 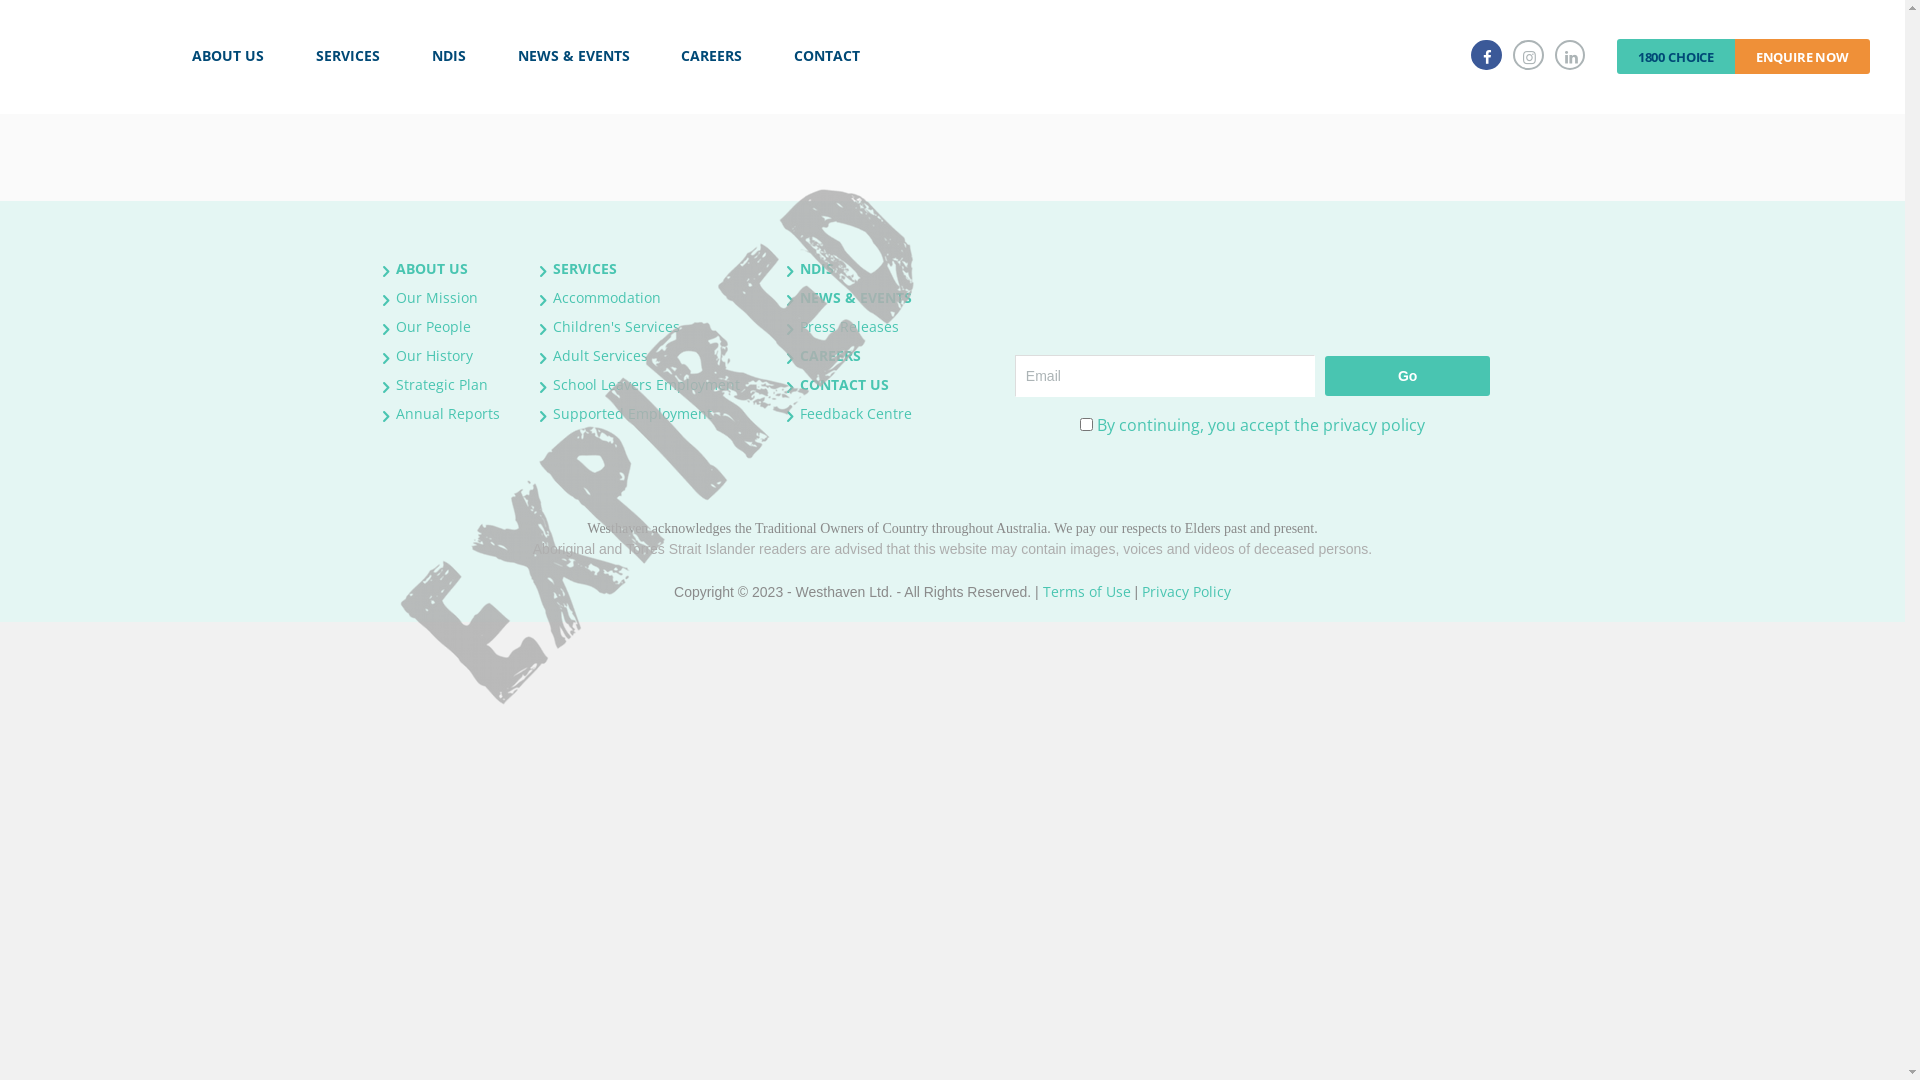 I want to click on 'Our History', so click(x=433, y=354).